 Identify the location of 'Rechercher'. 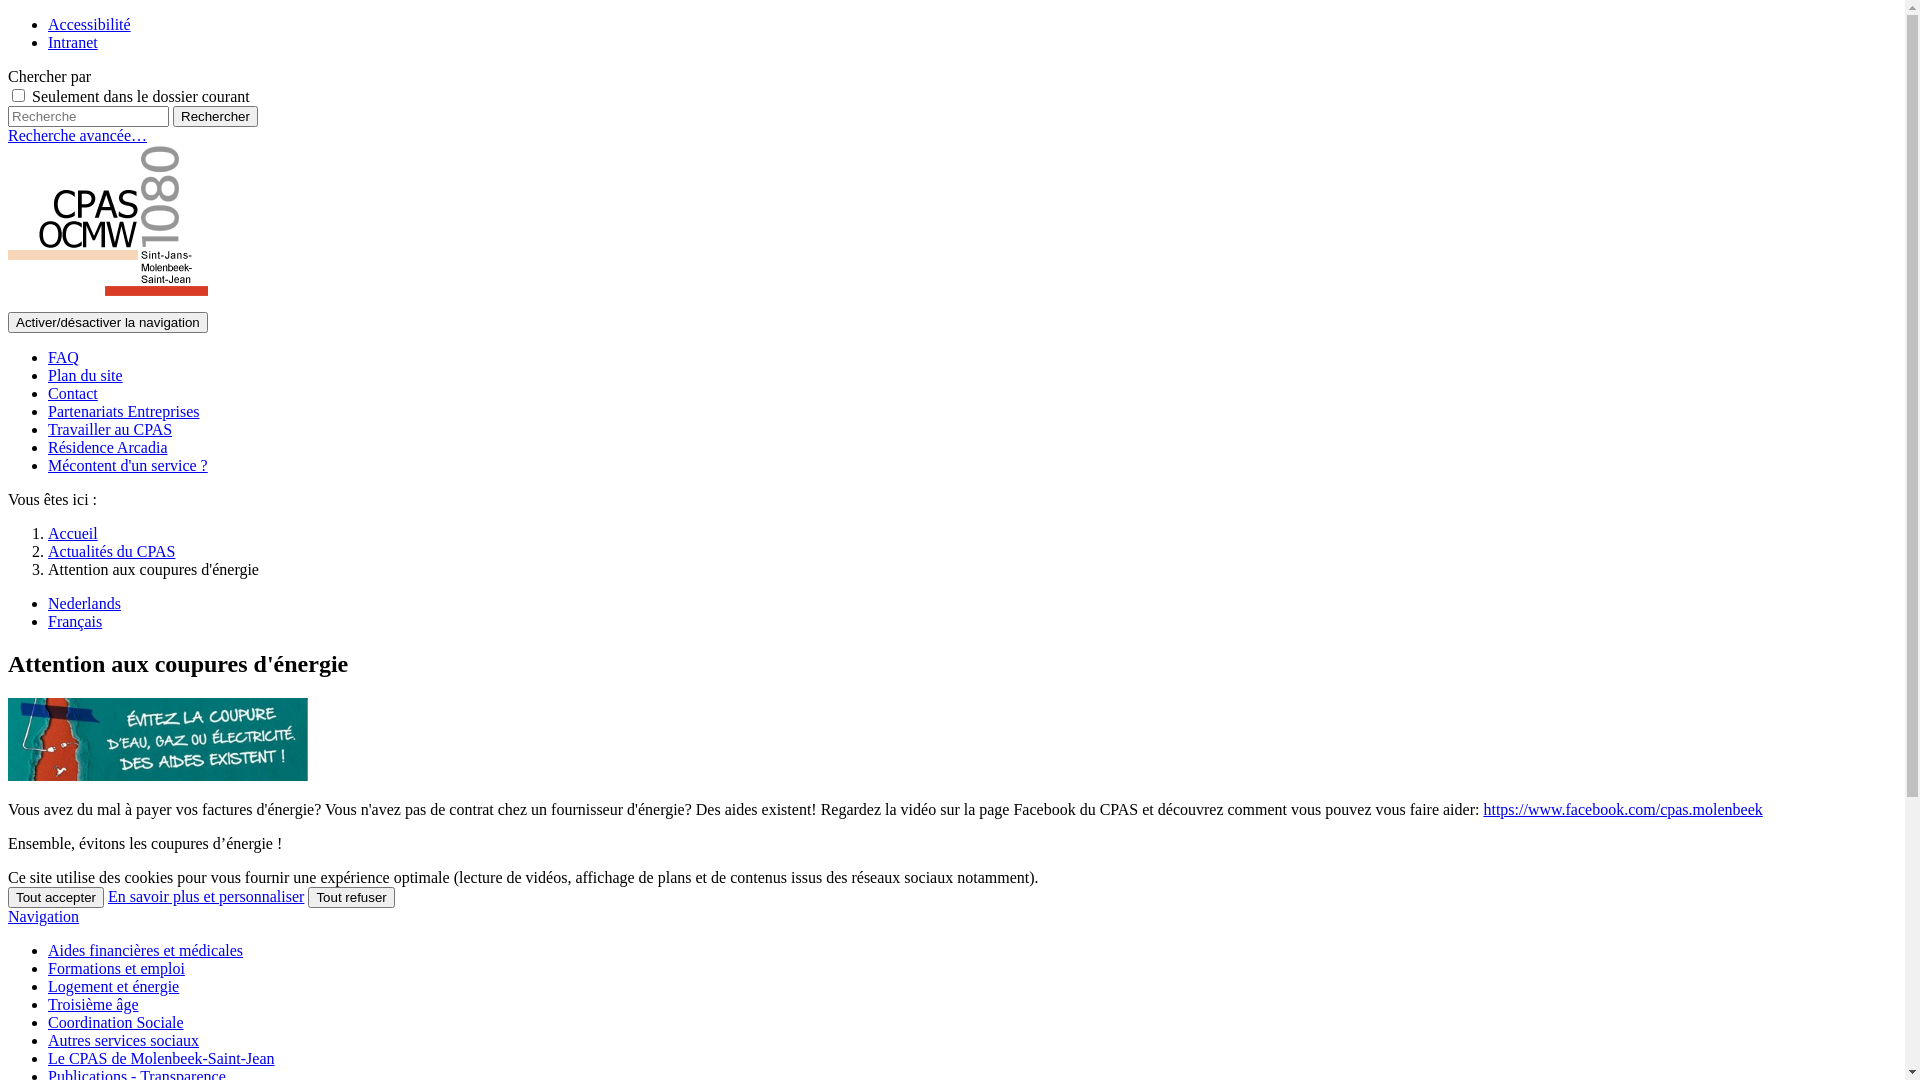
(215, 116).